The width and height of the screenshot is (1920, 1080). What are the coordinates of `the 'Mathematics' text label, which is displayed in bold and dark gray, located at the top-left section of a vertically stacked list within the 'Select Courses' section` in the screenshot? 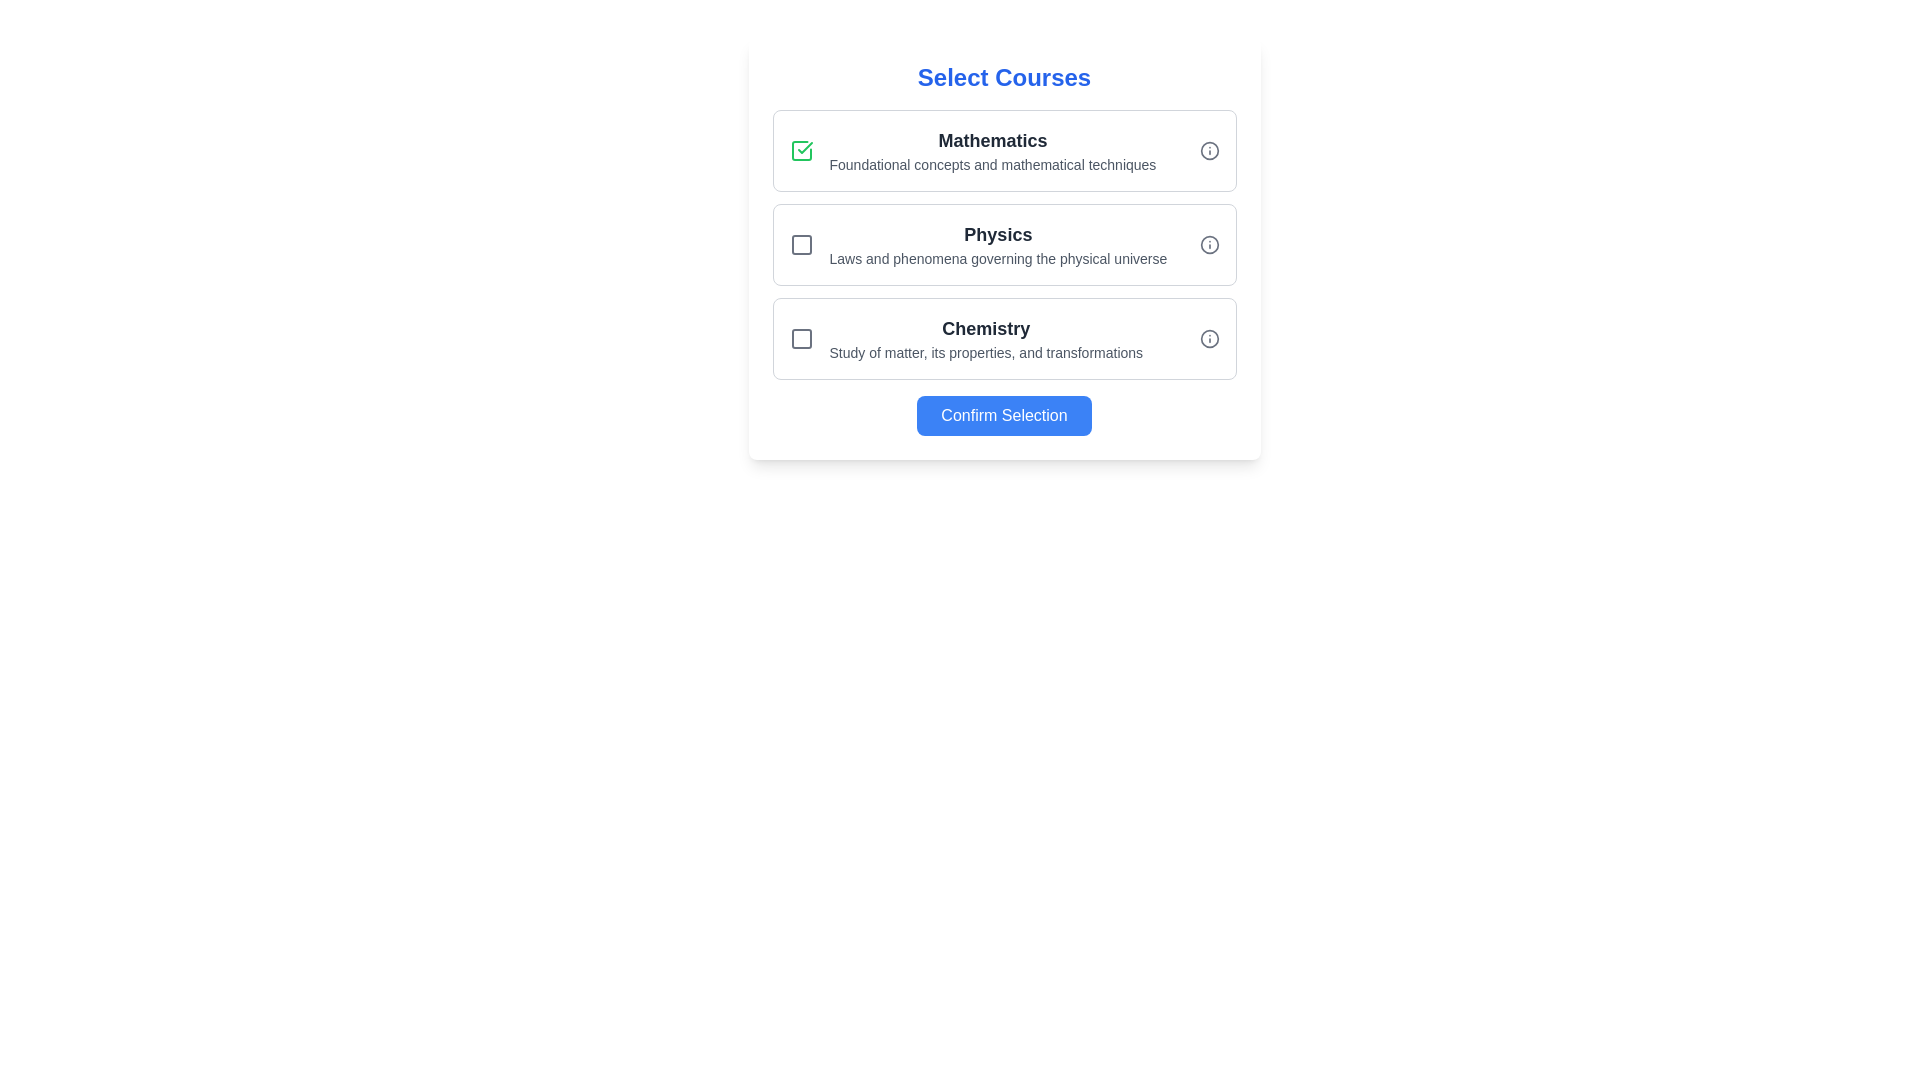 It's located at (993, 140).